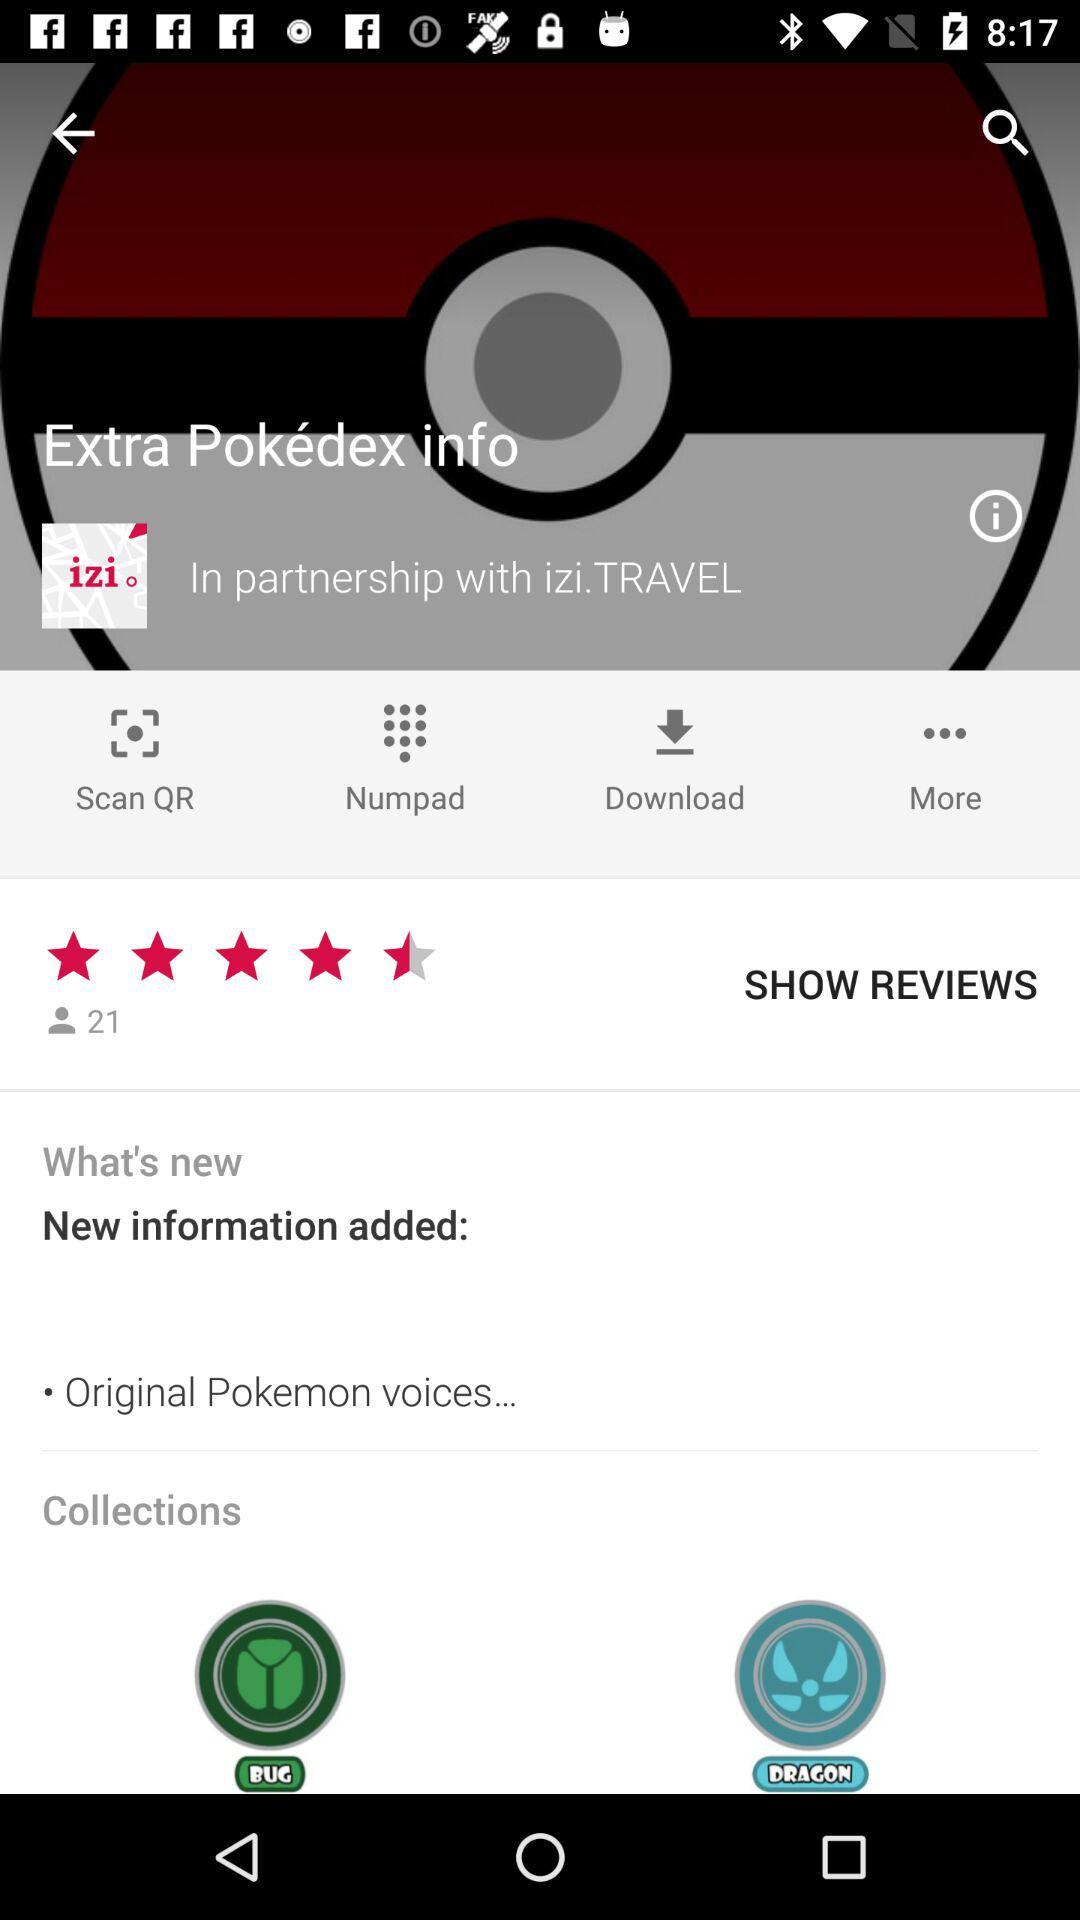  Describe the element at coordinates (156, 955) in the screenshot. I see `item next to 21 item` at that location.